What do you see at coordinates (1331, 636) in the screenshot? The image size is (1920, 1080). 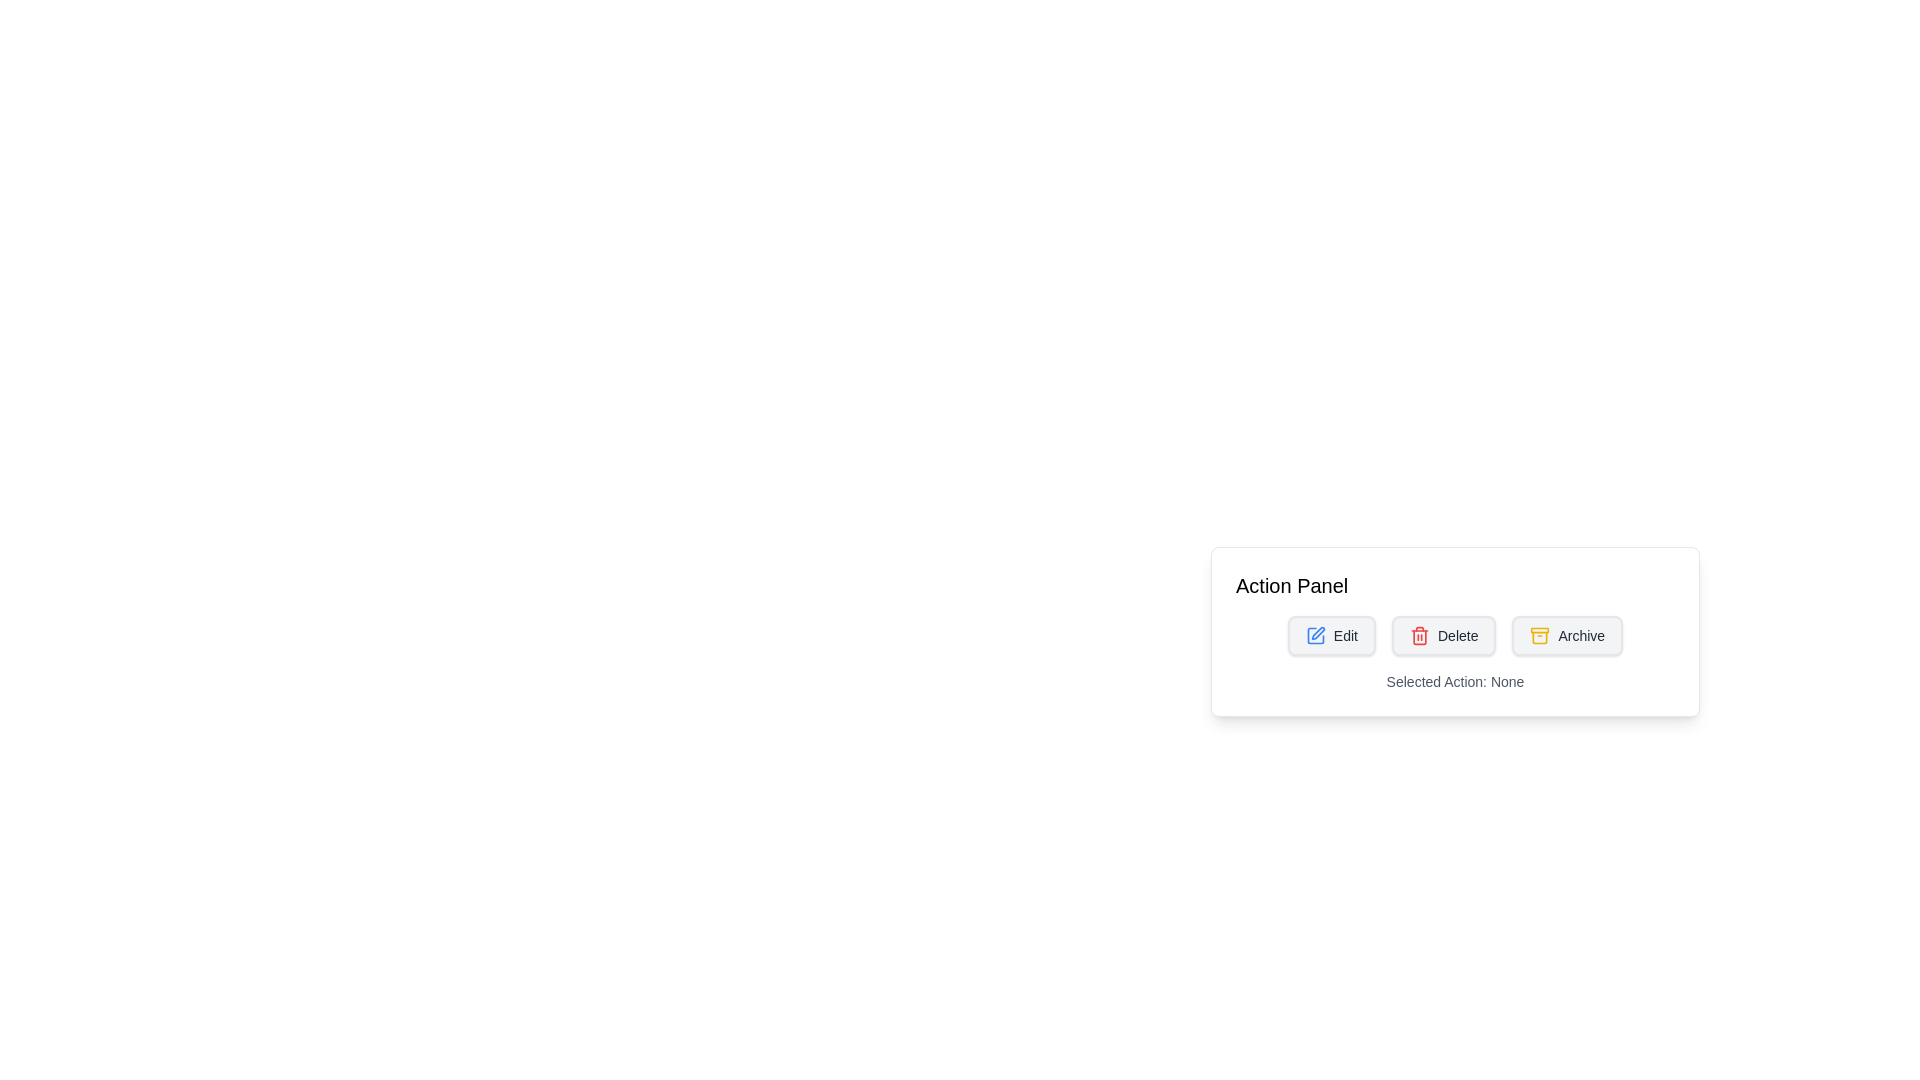 I see `the 'Edit' button located in the central area of the 'Action Panel'` at bounding box center [1331, 636].